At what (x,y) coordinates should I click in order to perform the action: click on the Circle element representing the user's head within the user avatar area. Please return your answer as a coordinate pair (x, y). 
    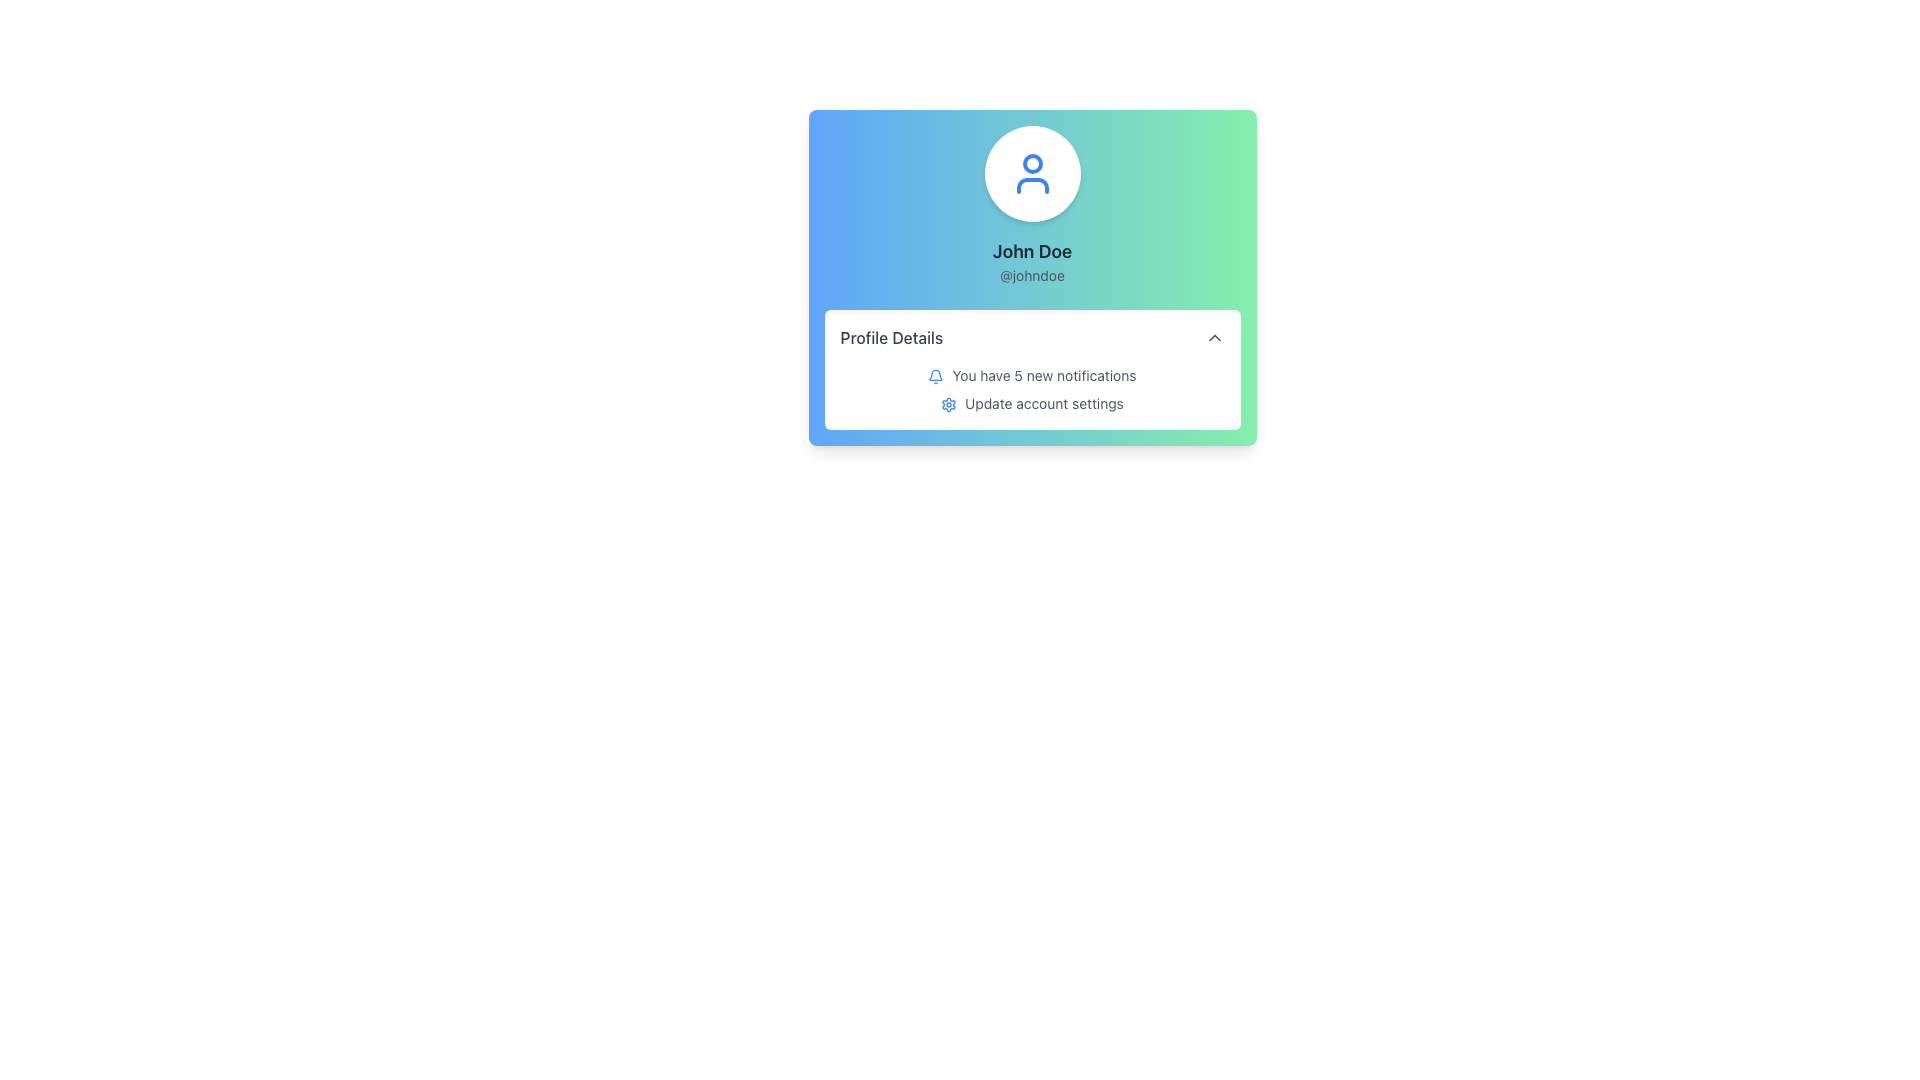
    Looking at the image, I should click on (1032, 163).